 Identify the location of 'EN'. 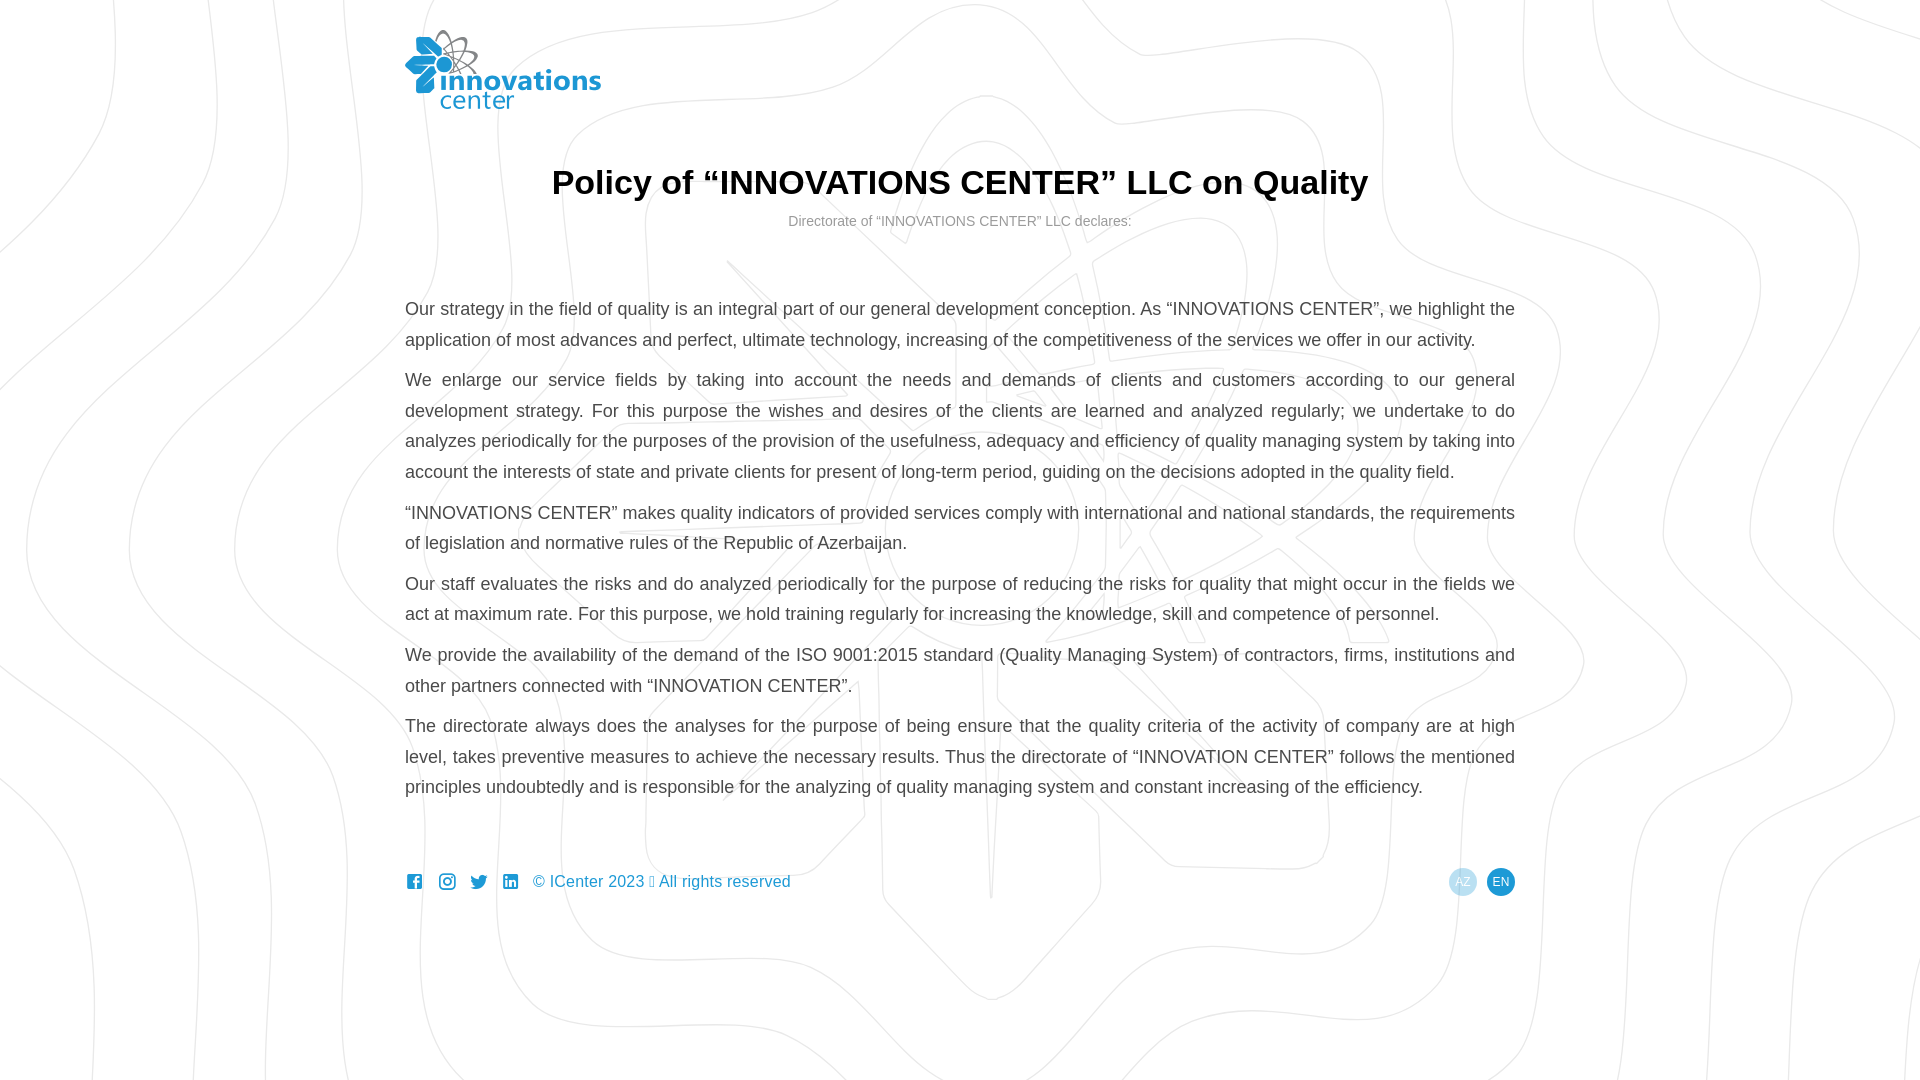
(1487, 881).